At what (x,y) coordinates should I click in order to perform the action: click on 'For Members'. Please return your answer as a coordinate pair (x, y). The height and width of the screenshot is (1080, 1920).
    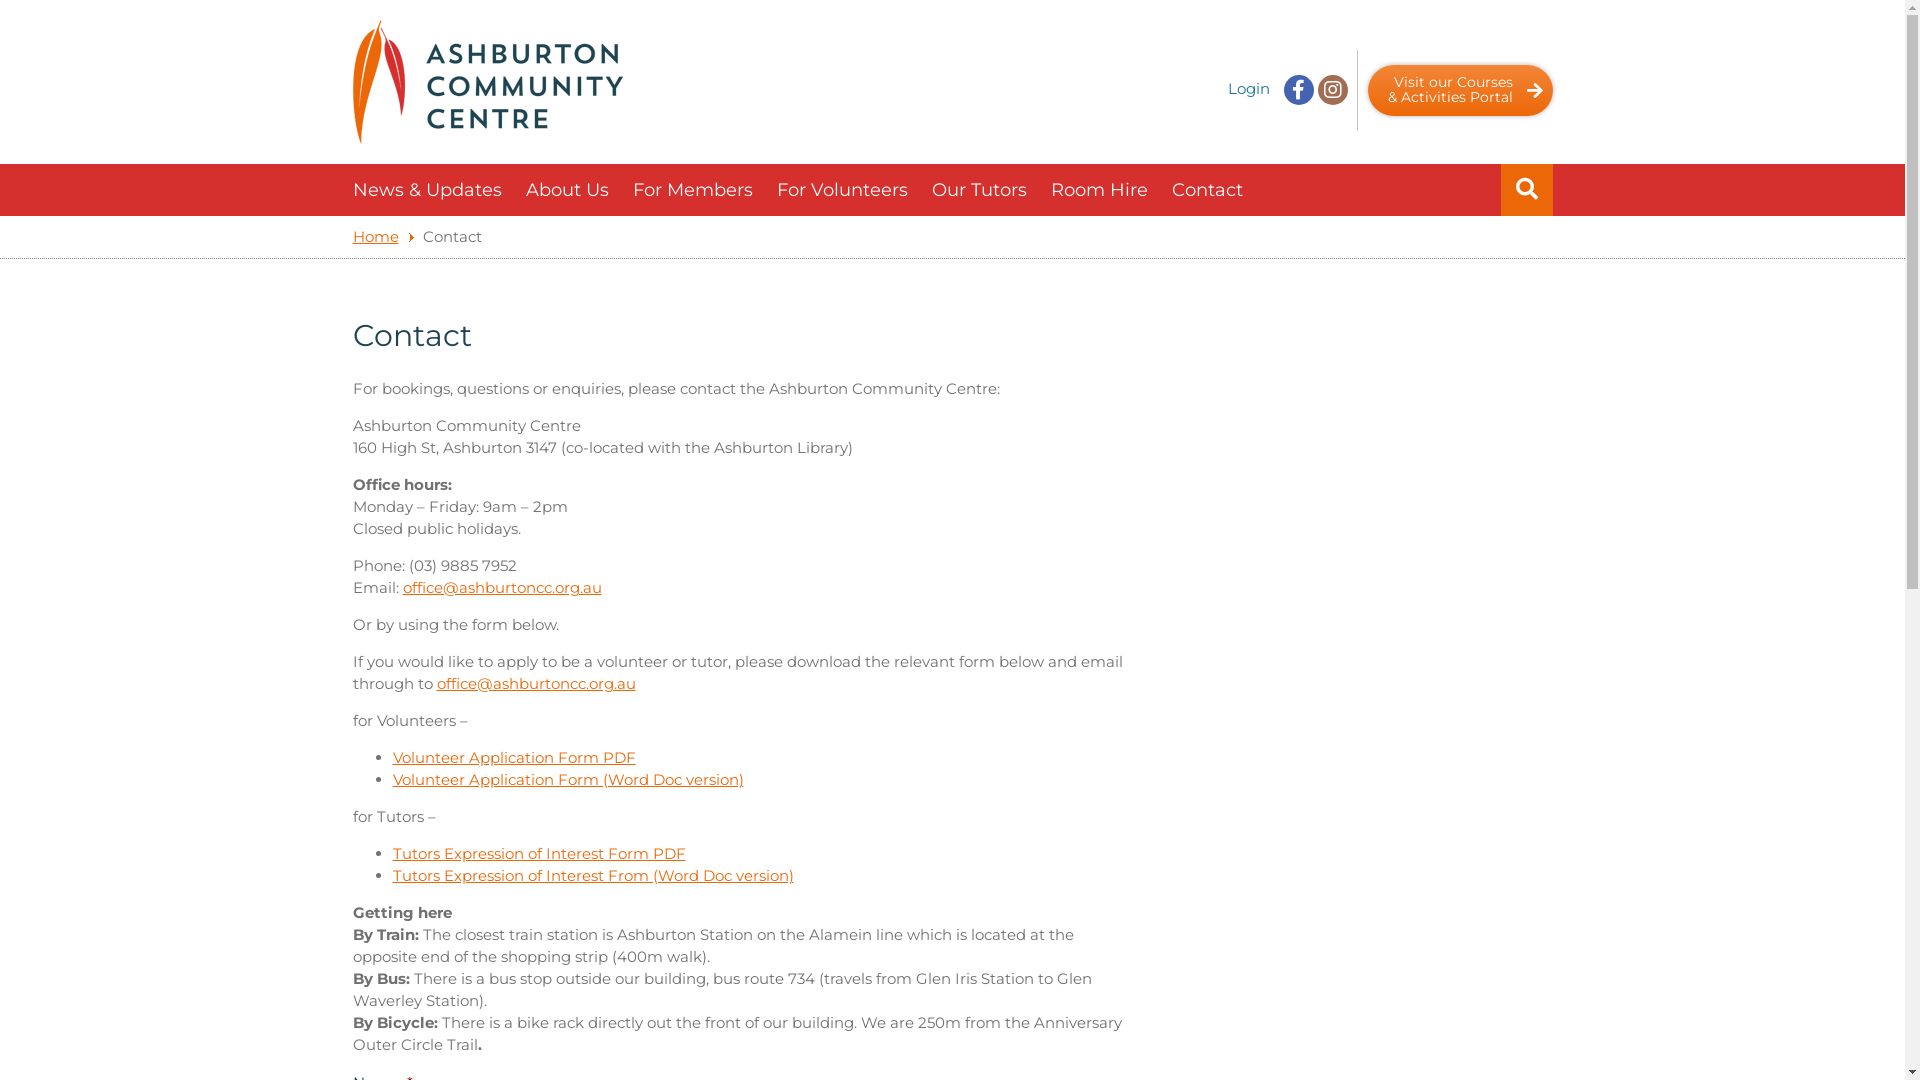
    Looking at the image, I should click on (691, 189).